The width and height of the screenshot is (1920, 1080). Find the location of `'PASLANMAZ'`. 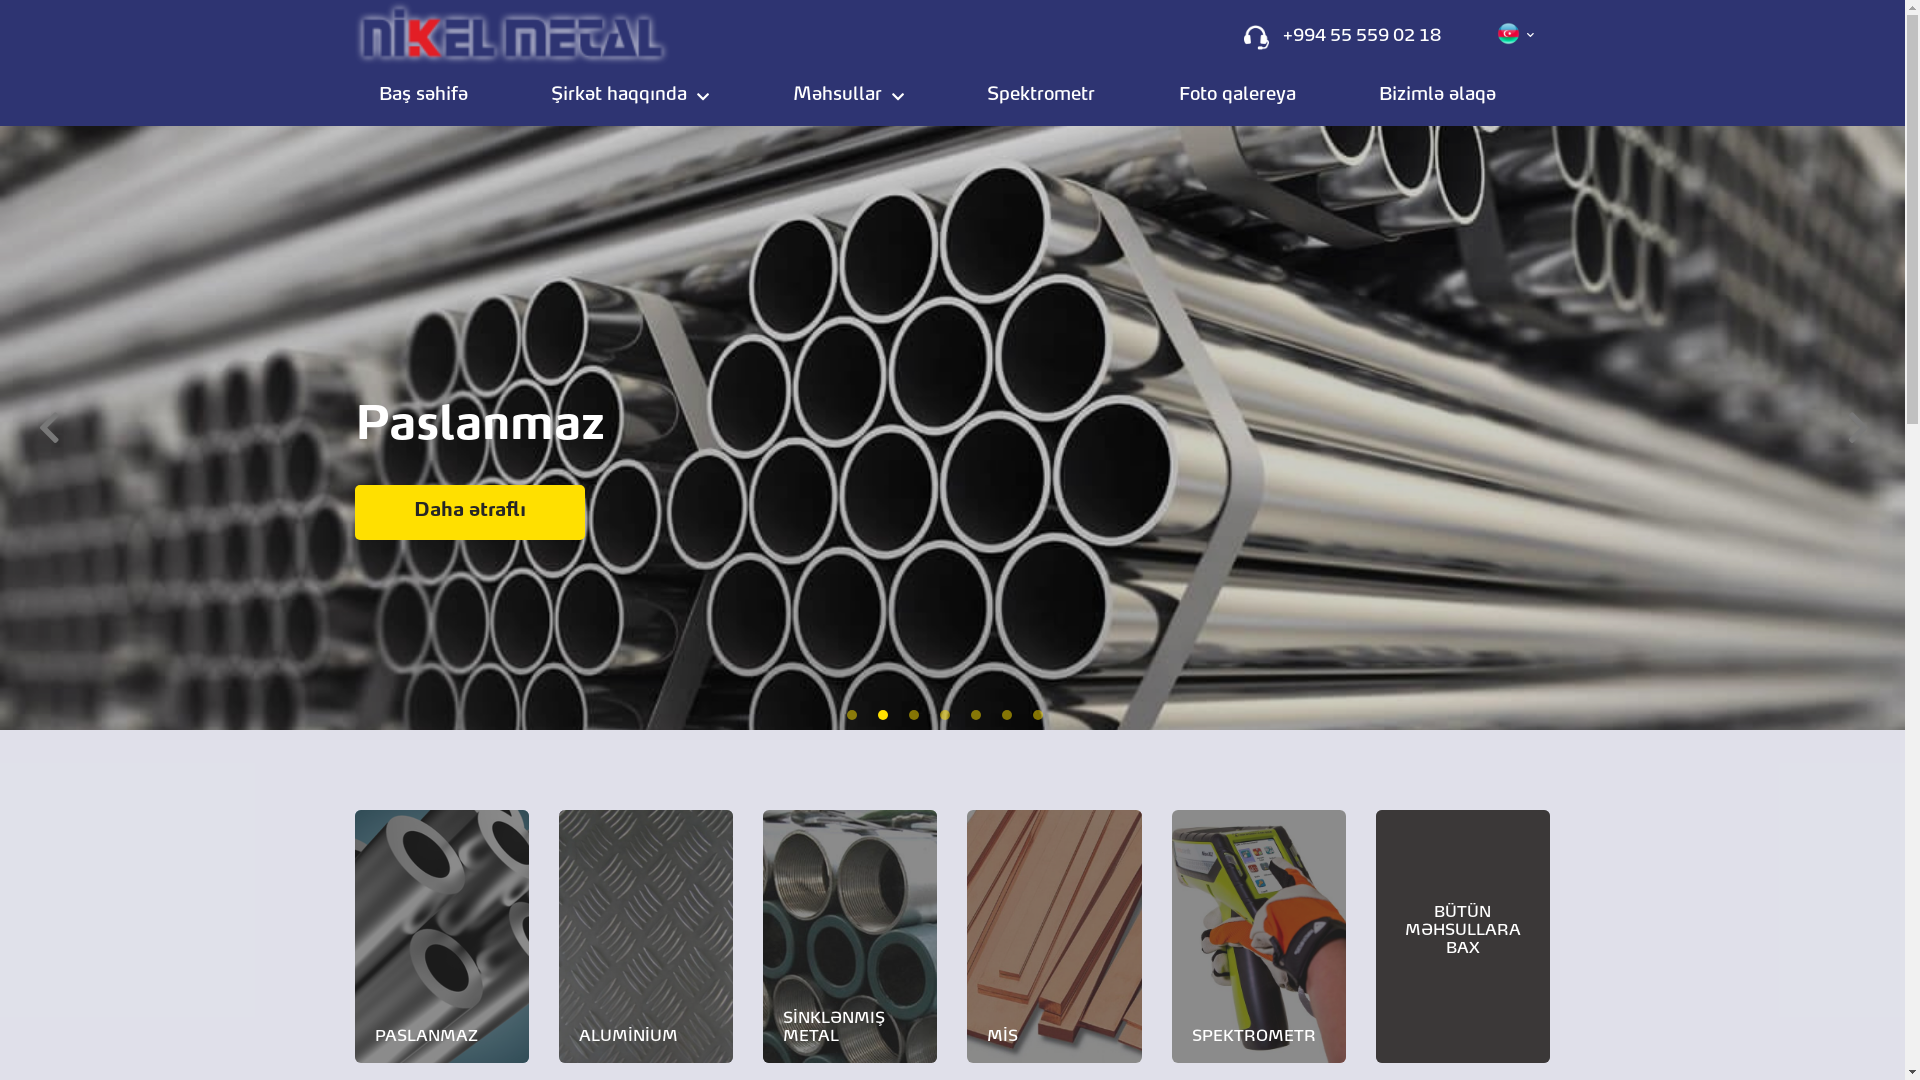

'PASLANMAZ' is located at coordinates (440, 936).